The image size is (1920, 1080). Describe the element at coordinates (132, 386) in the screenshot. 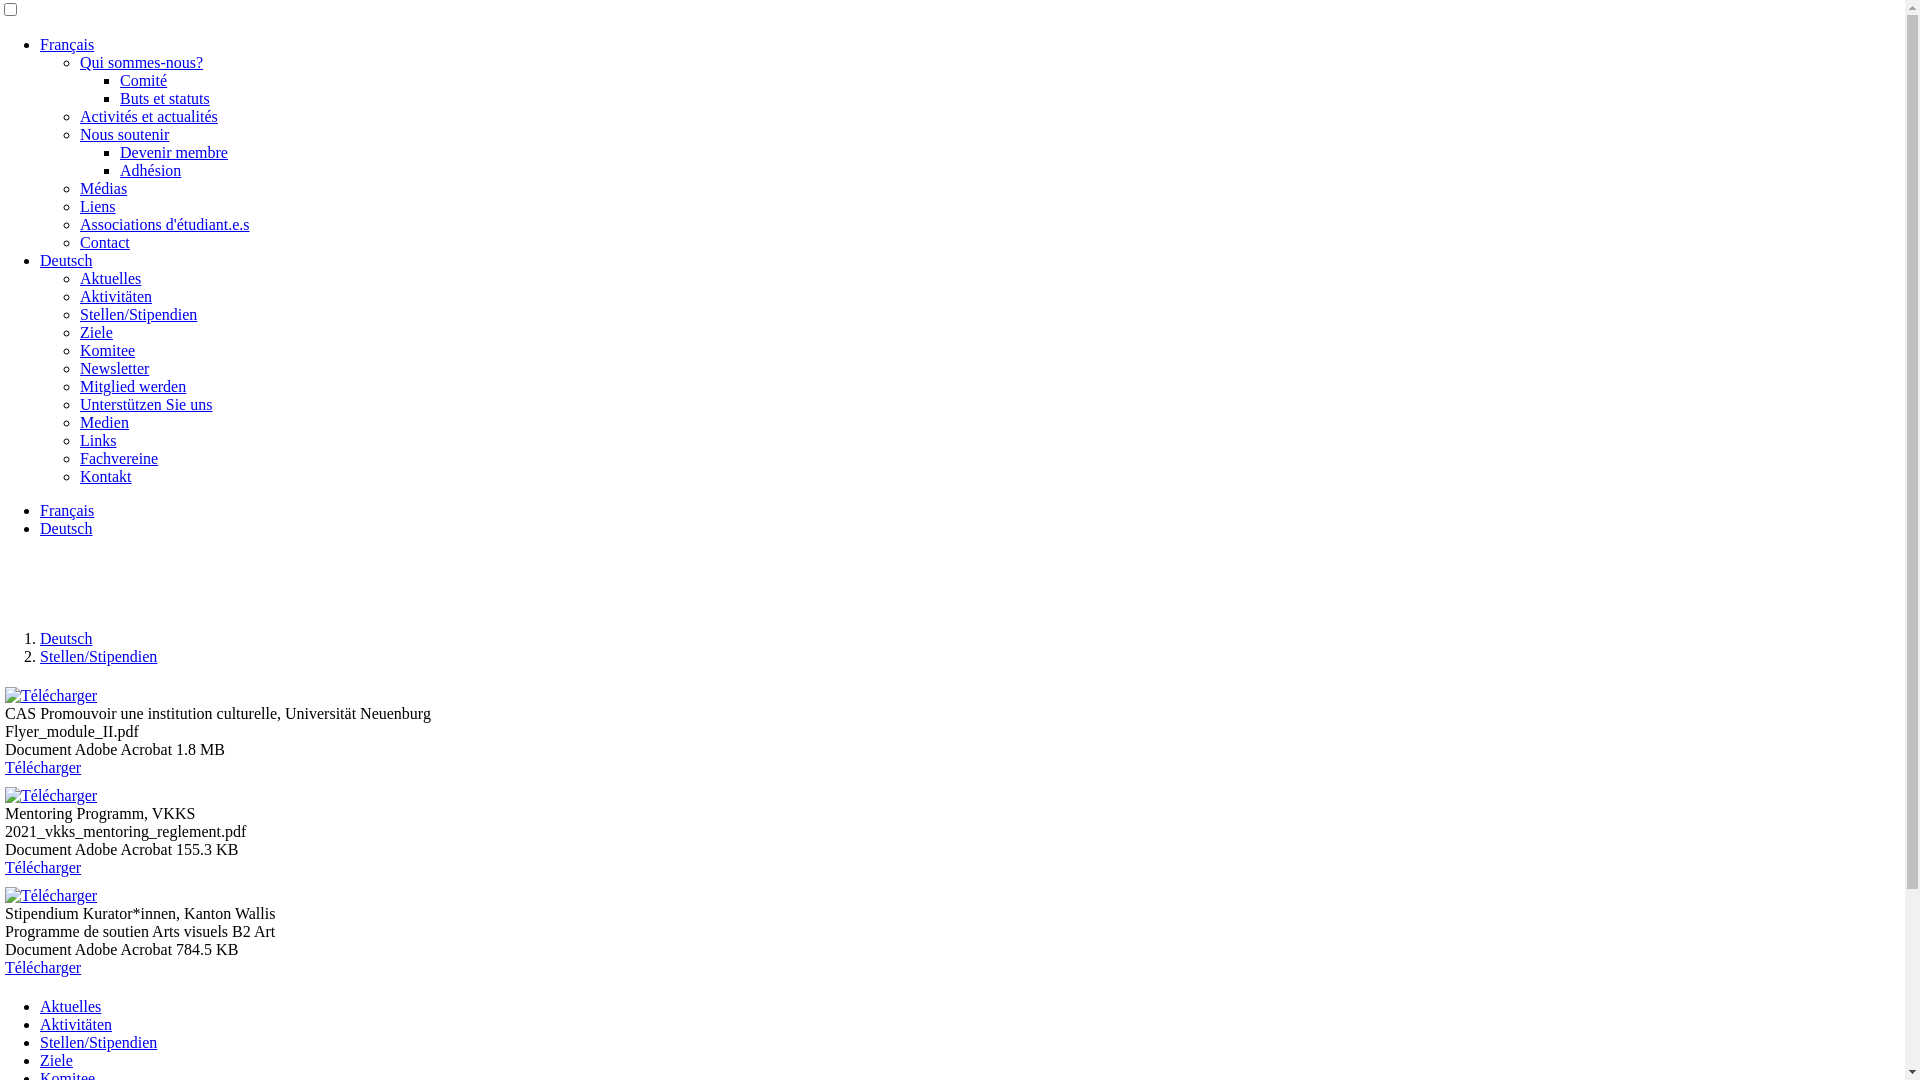

I see `'Mitglied werden'` at that location.